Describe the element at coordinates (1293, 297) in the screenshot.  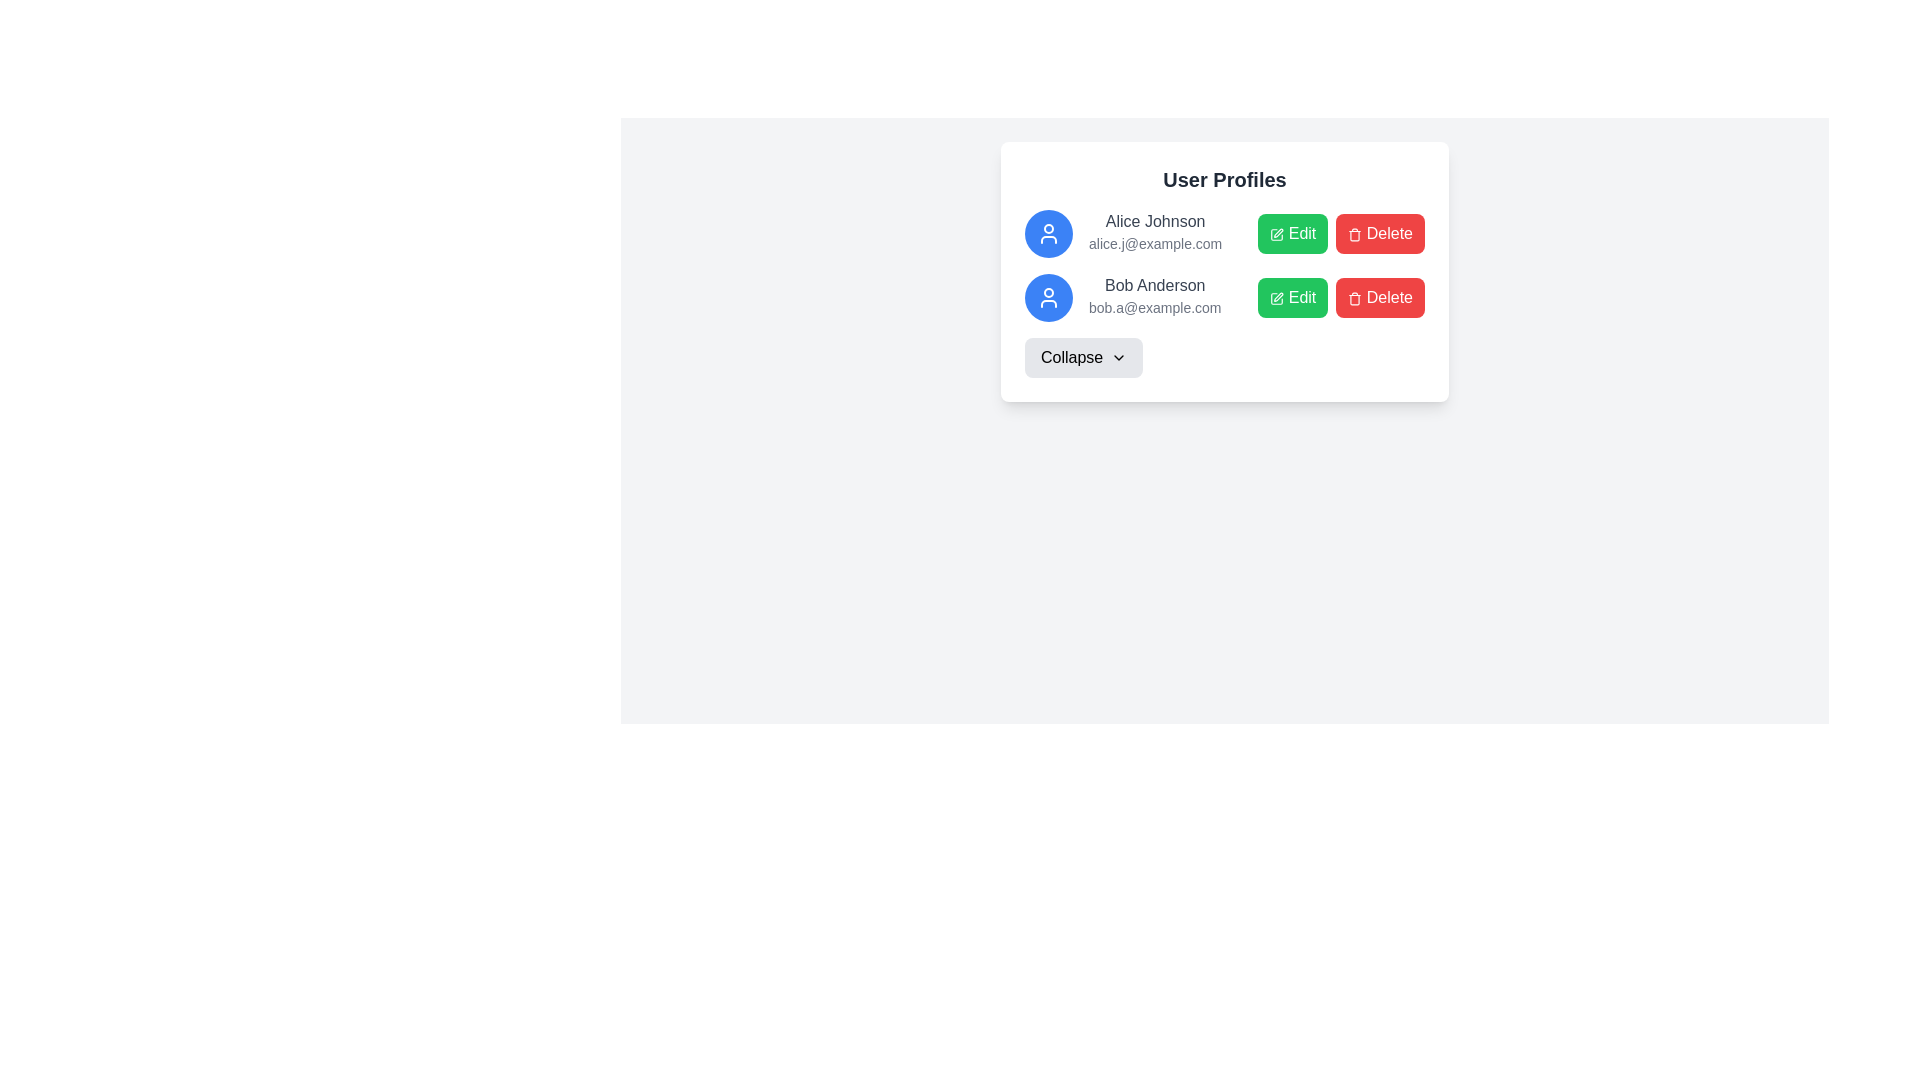
I see `the button for editing the profile of 'Bob Anderson', located in the second row of the profile list, first button in alignment with the 'Delete' button` at that location.